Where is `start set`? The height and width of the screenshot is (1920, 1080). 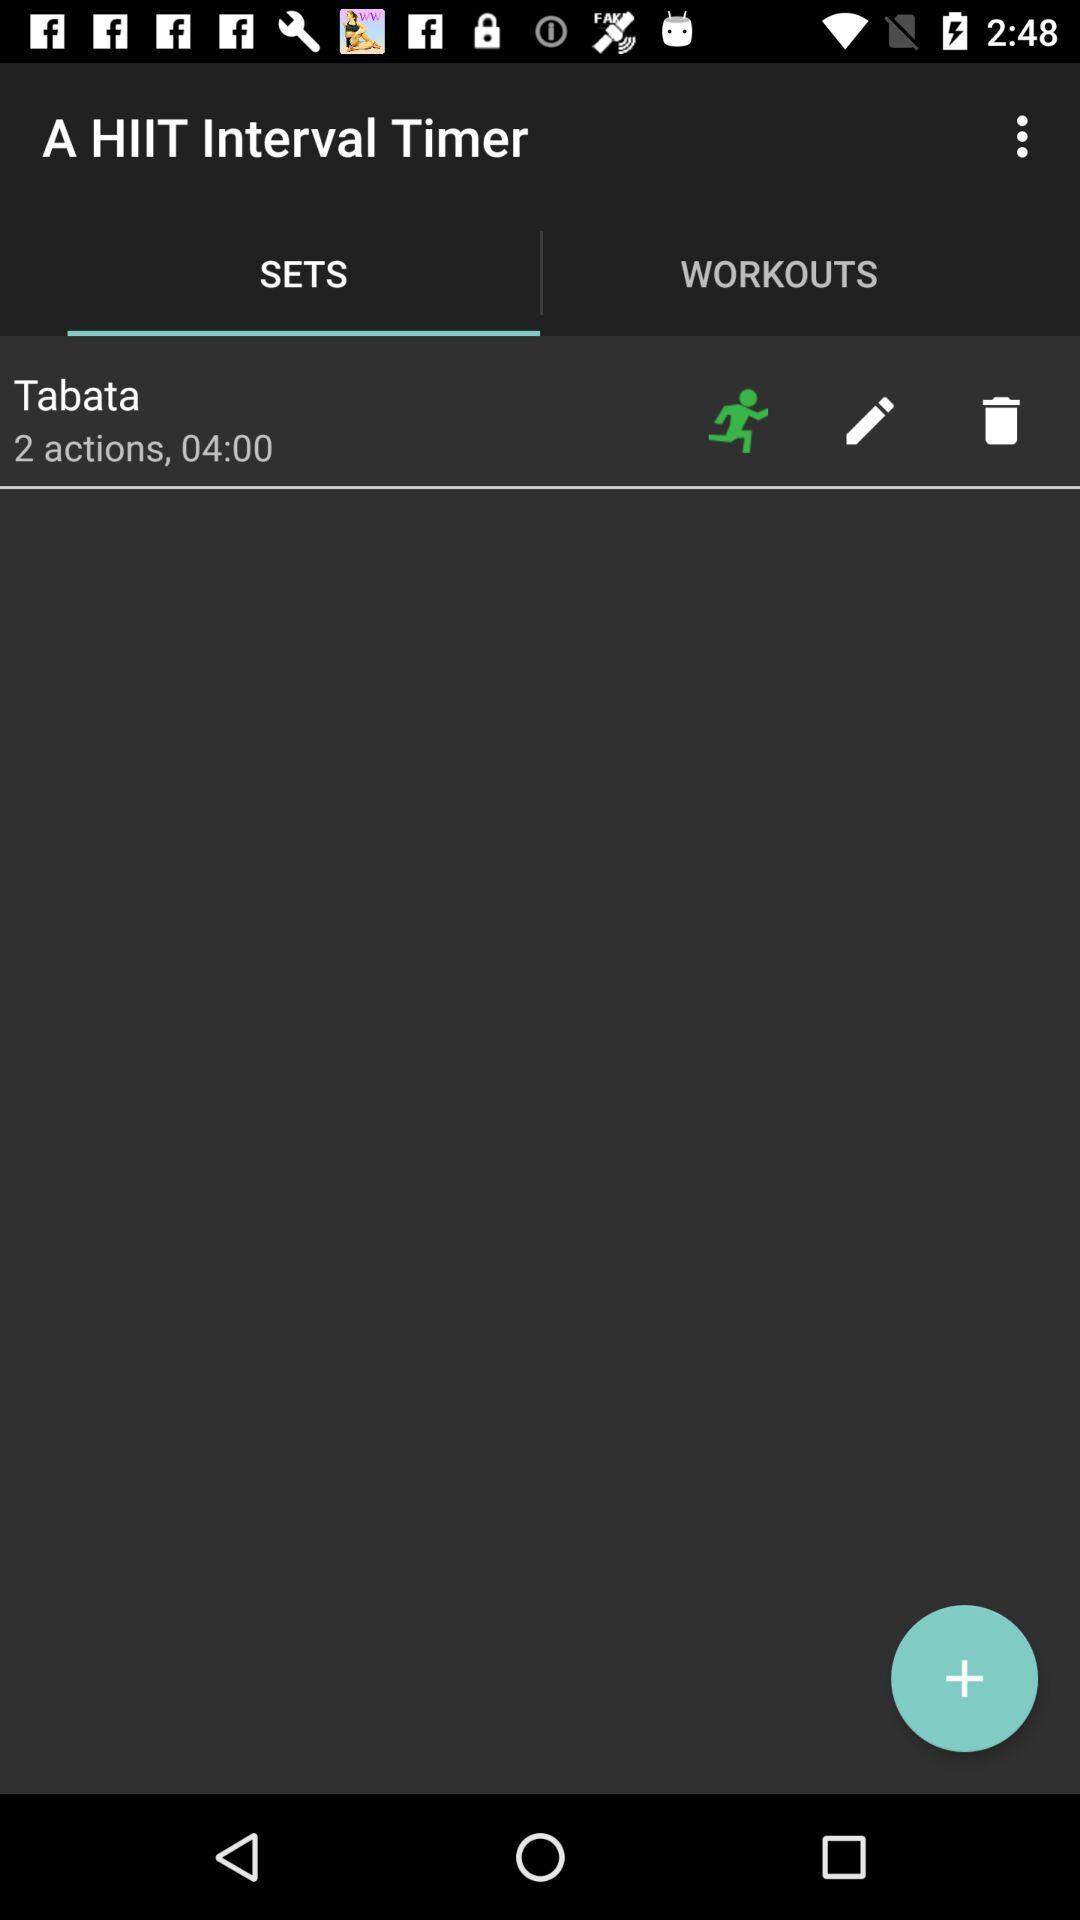
start set is located at coordinates (738, 419).